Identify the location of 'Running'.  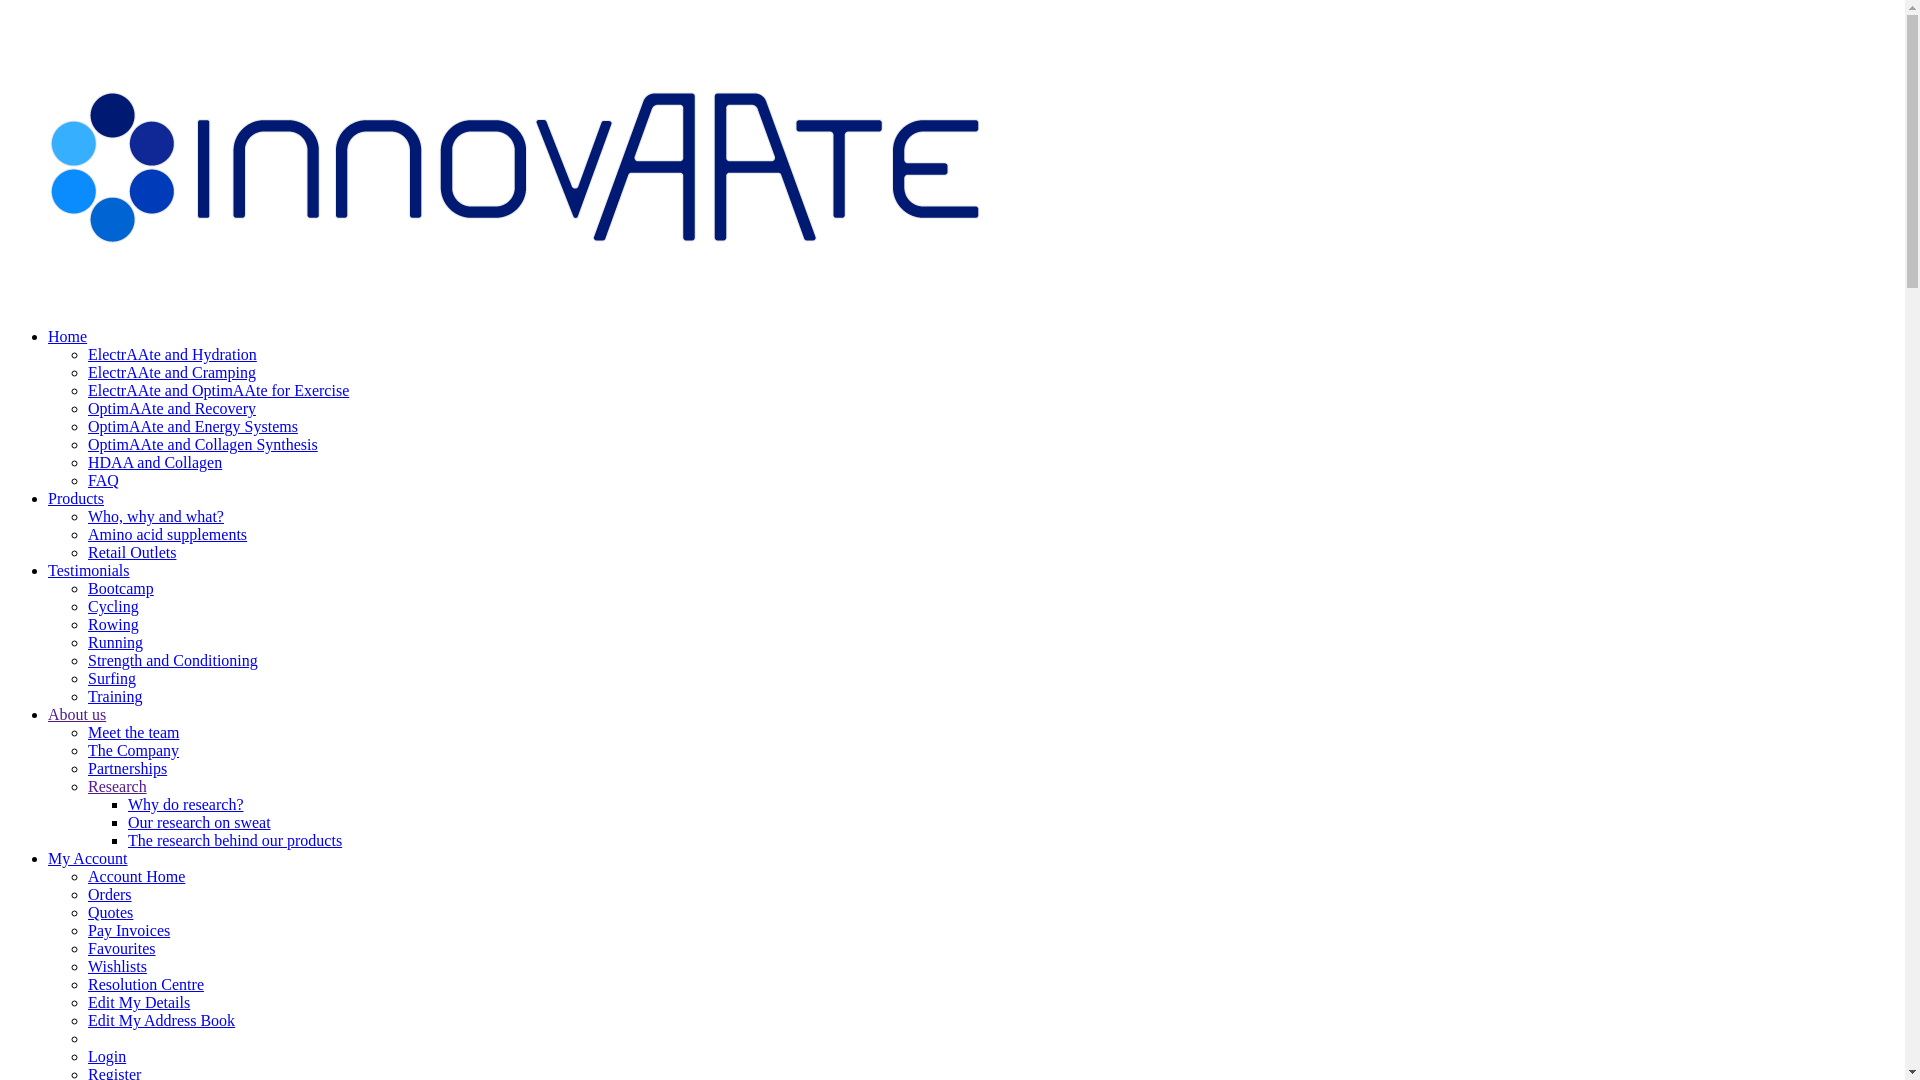
(86, 642).